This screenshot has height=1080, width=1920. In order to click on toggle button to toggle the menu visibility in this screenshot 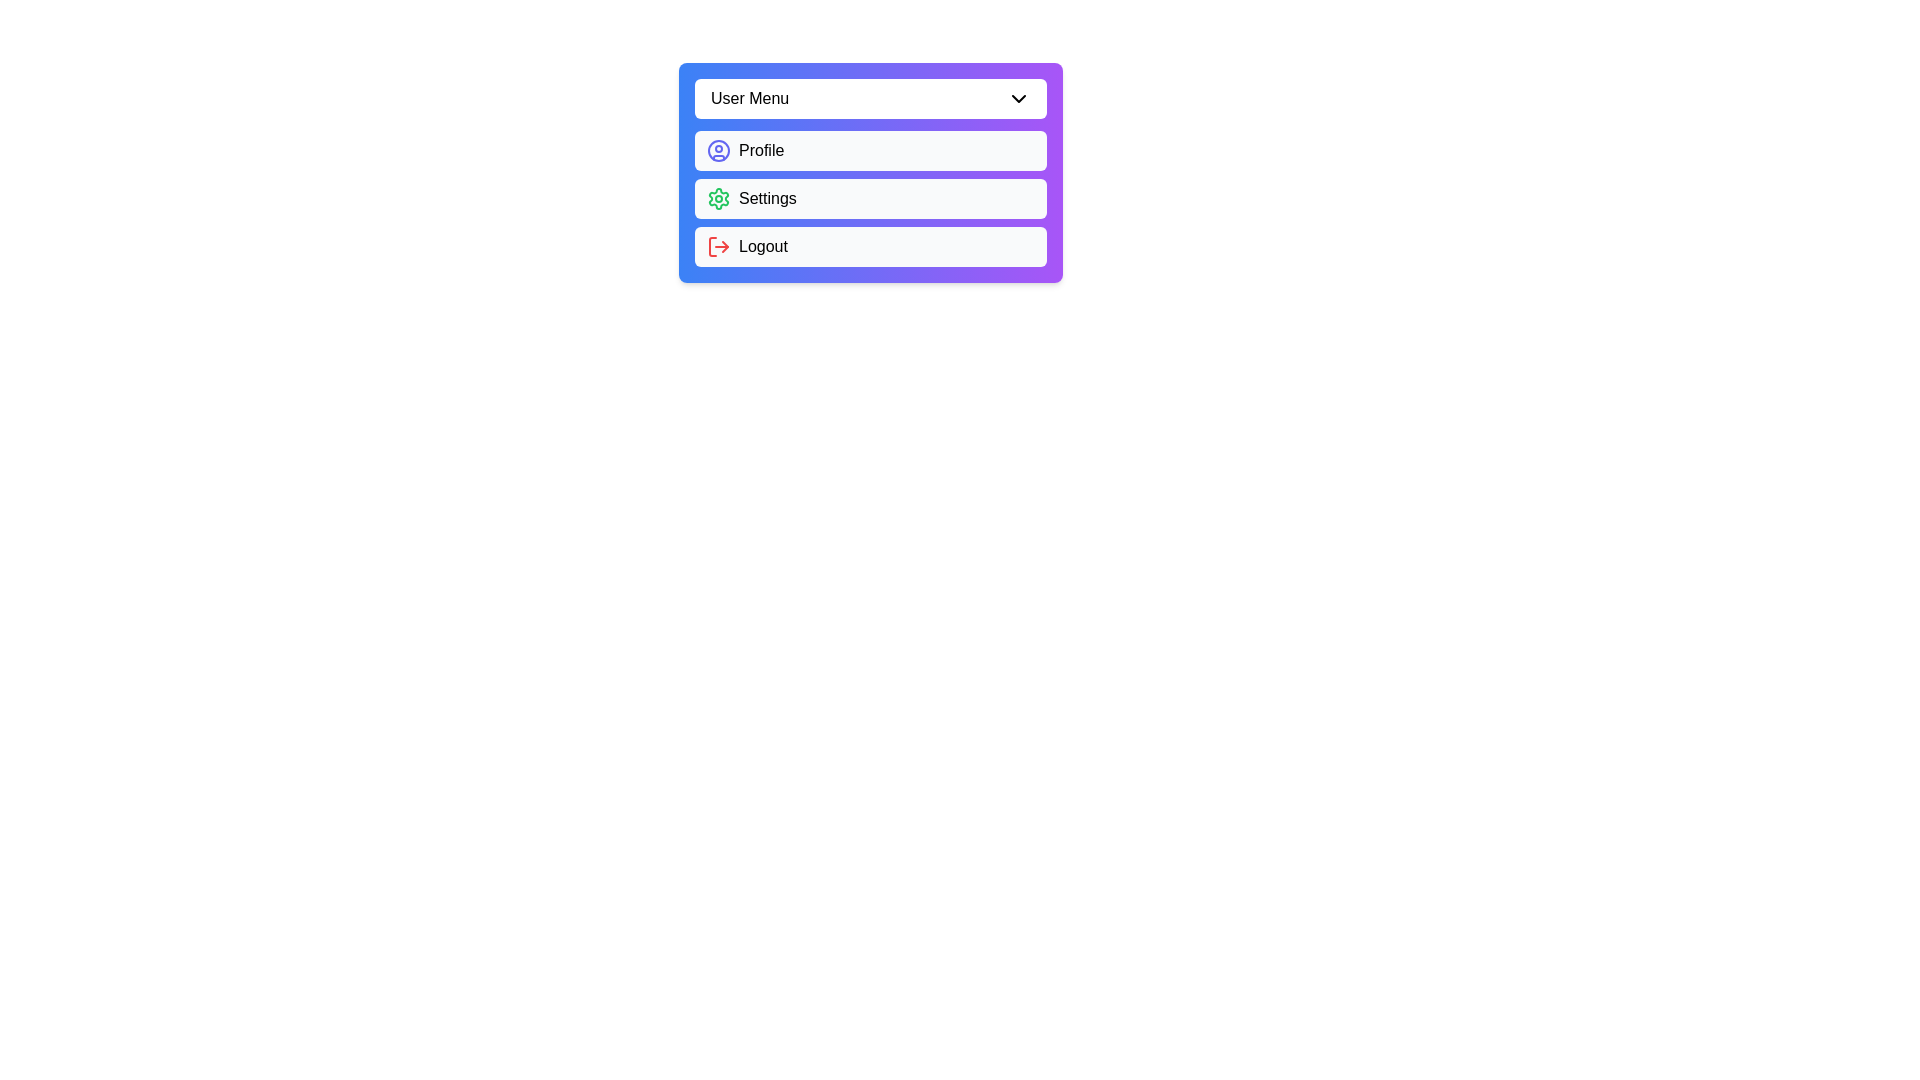, I will do `click(870, 99)`.